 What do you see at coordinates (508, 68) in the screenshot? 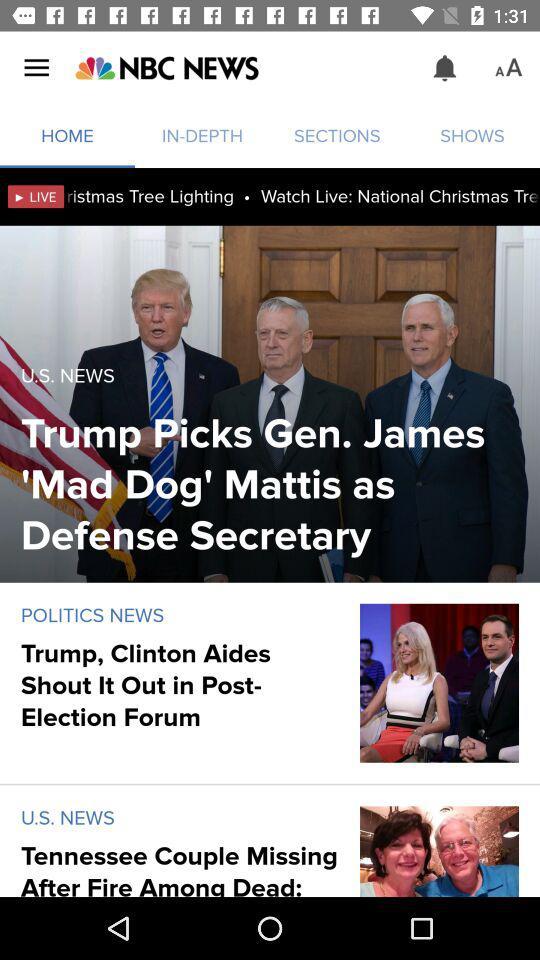
I see `the icon above the shows icon` at bounding box center [508, 68].